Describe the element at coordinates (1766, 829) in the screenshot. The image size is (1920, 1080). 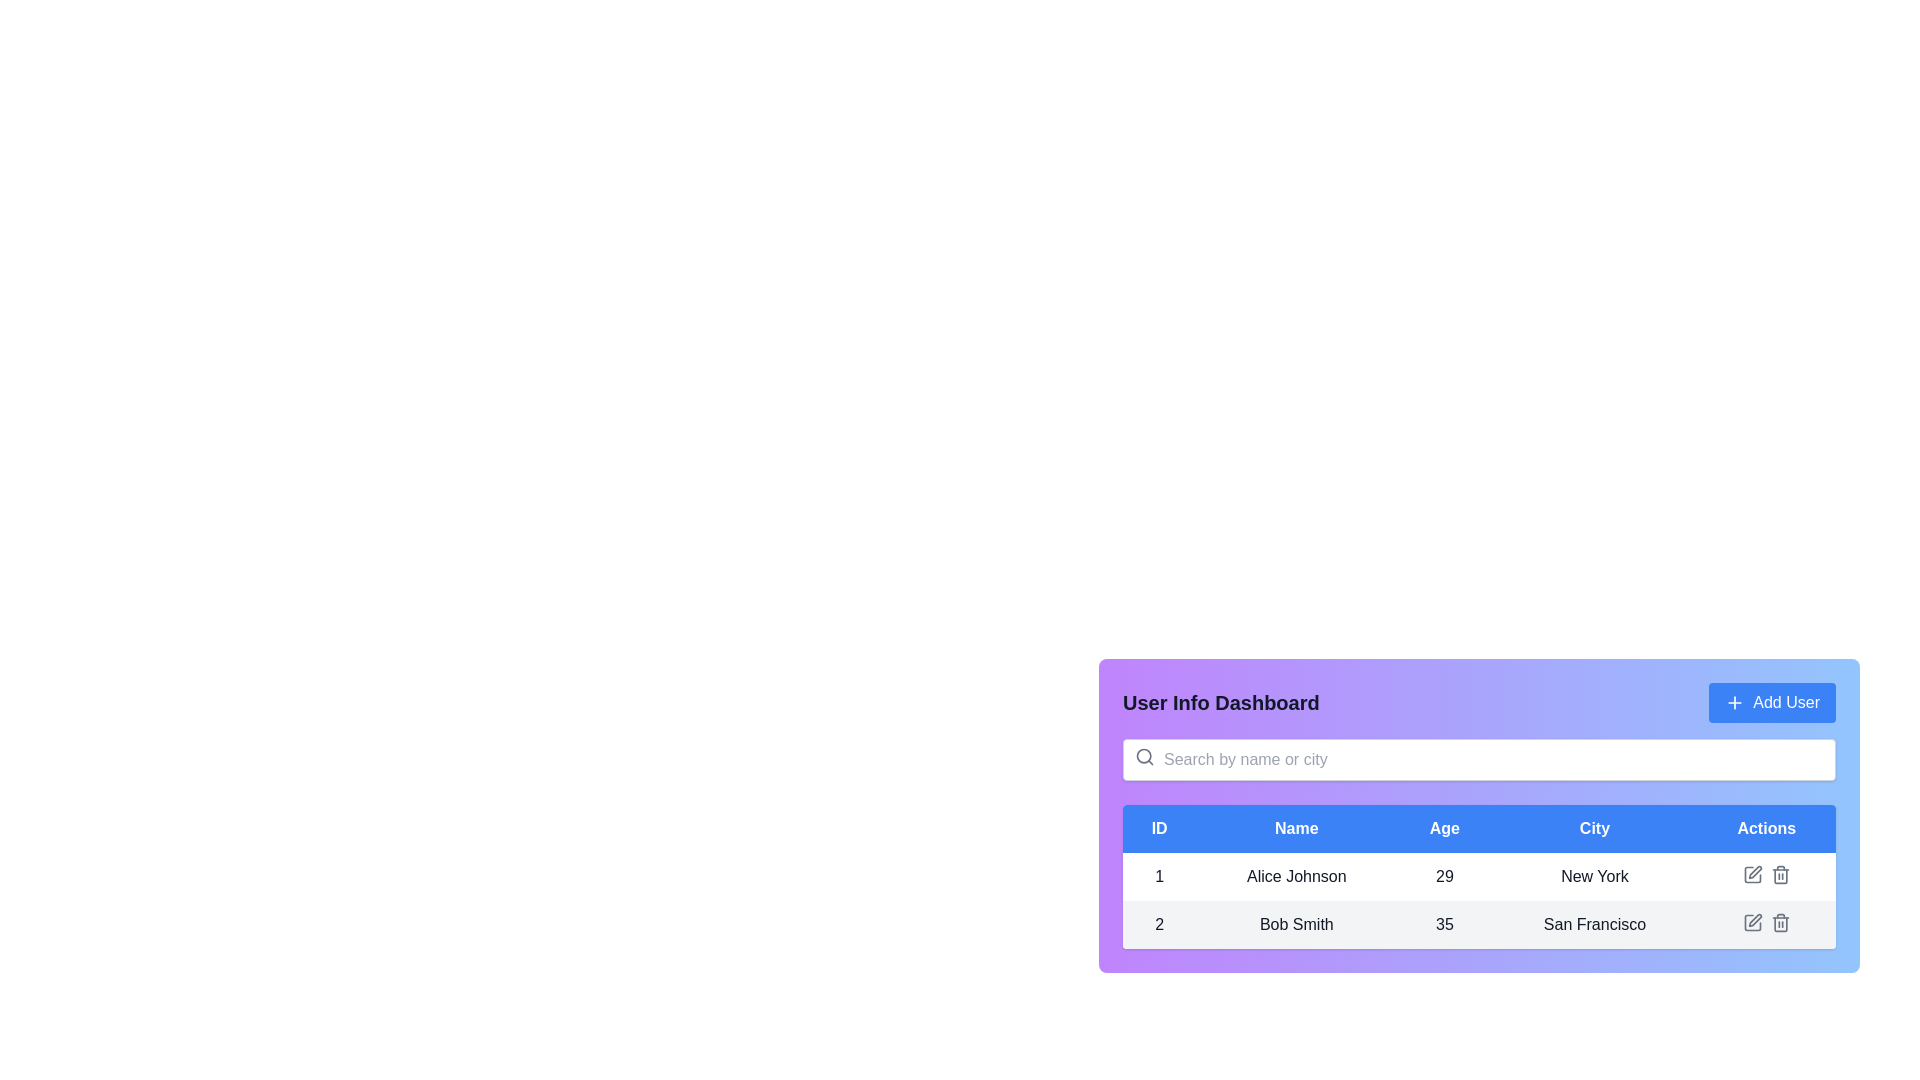
I see `the 'Actions' text label button with a blue background located at the center-right of the page, in the header row of the data table` at that location.